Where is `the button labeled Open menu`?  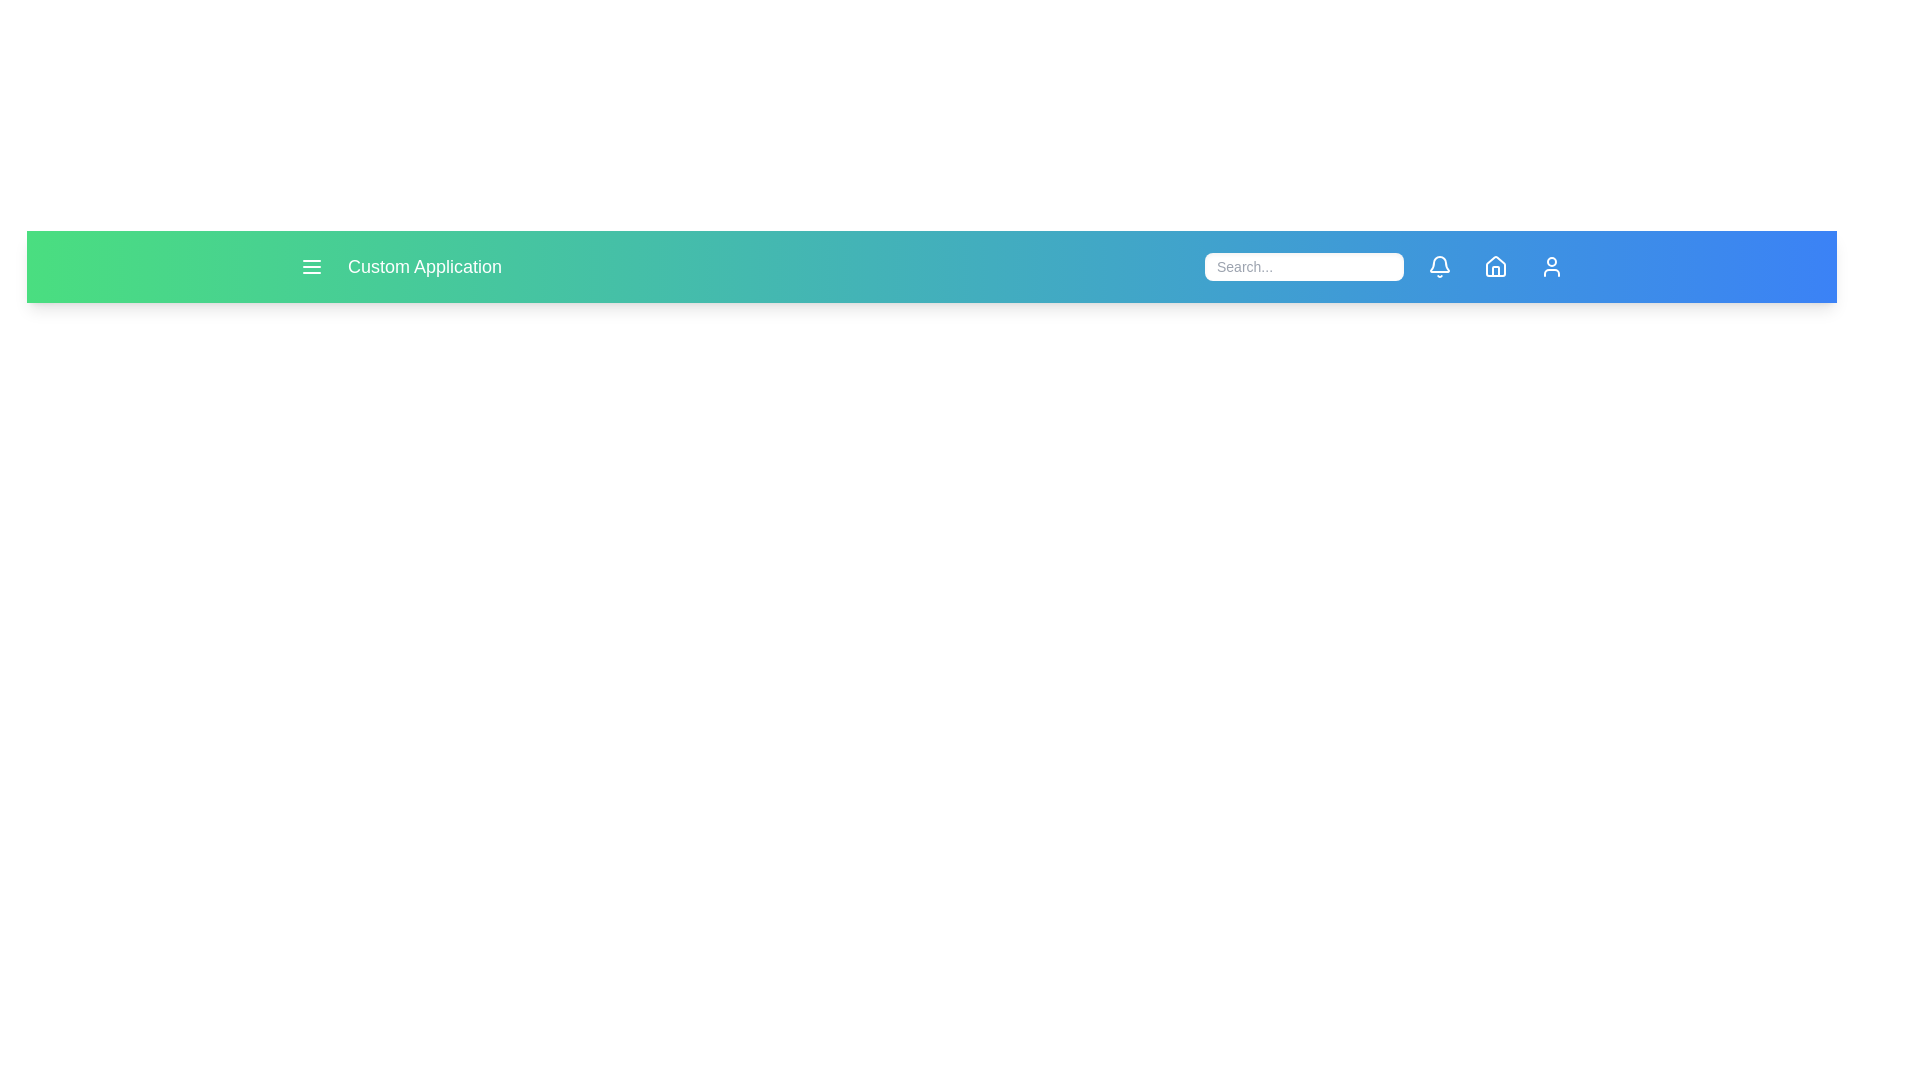
the button labeled Open menu is located at coordinates (311, 265).